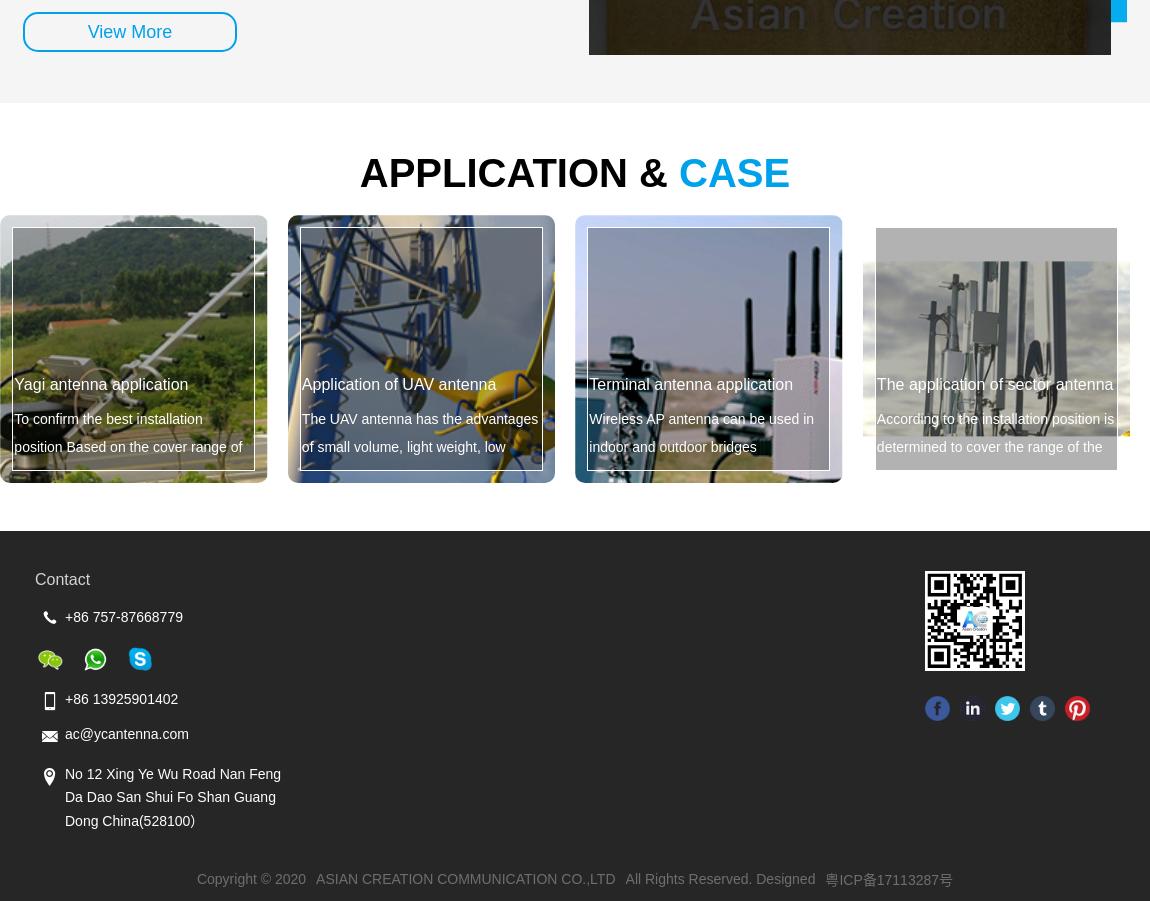 The image size is (1150, 901). Describe the element at coordinates (250, 878) in the screenshot. I see `'Copyright © 2020'` at that location.